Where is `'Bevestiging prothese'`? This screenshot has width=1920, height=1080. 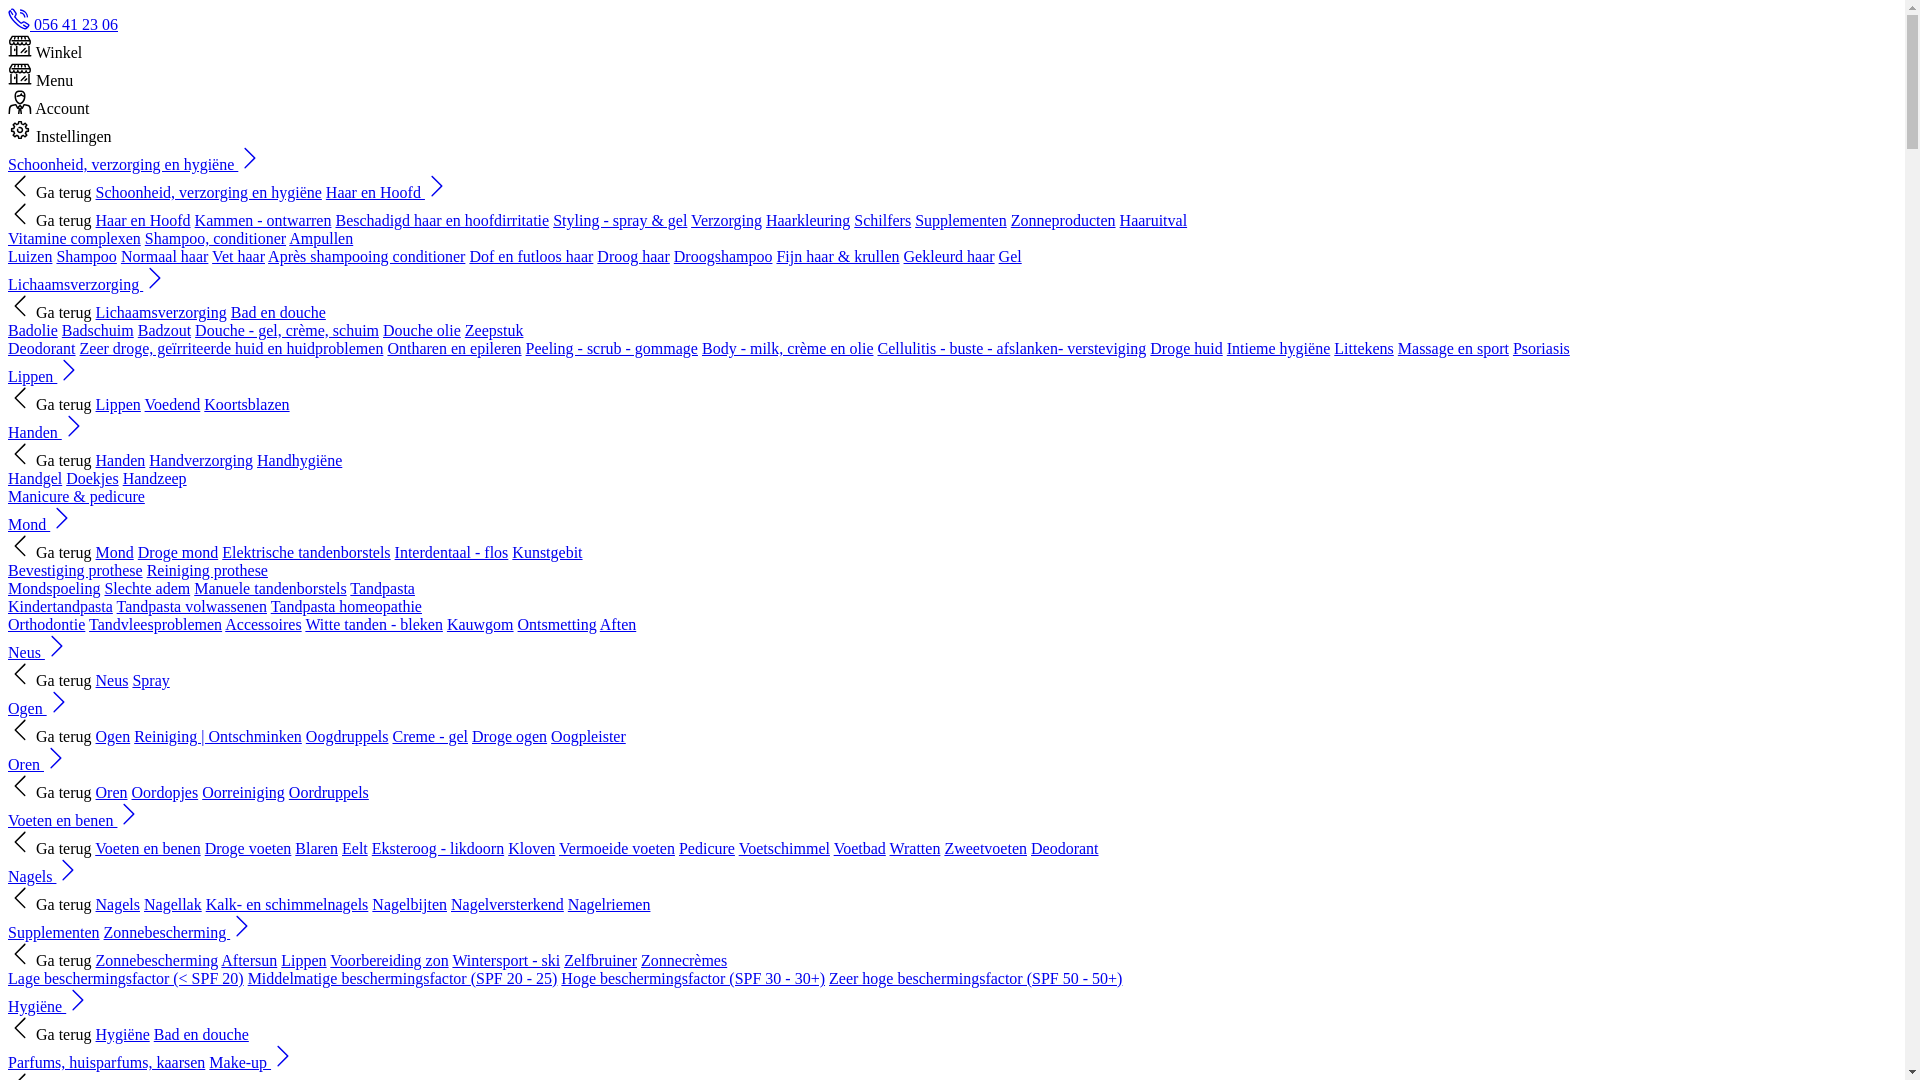 'Bevestiging prothese' is located at coordinates (75, 570).